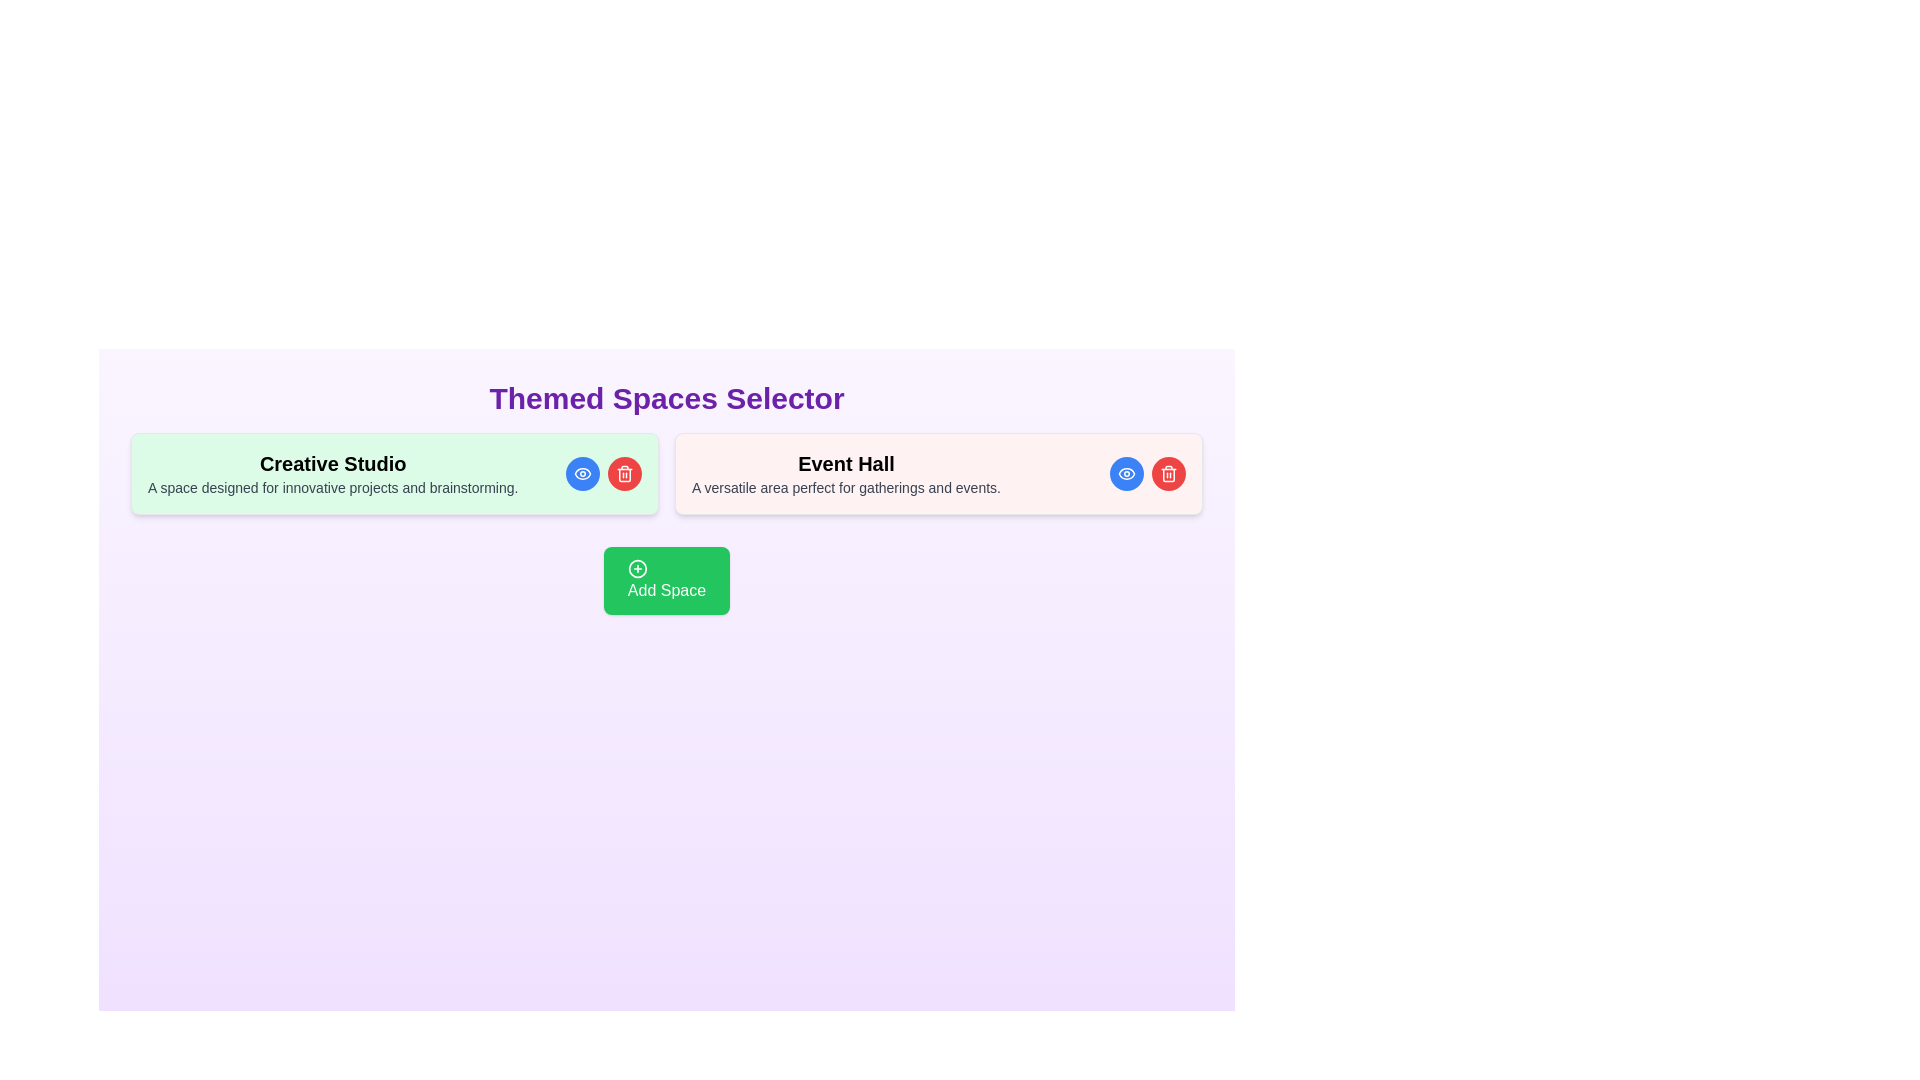 The height and width of the screenshot is (1080, 1920). I want to click on the descriptive text element providing details about the 'Event Hall', which is positioned below the main title 'Event Hall' and centrally aligned, so click(846, 488).